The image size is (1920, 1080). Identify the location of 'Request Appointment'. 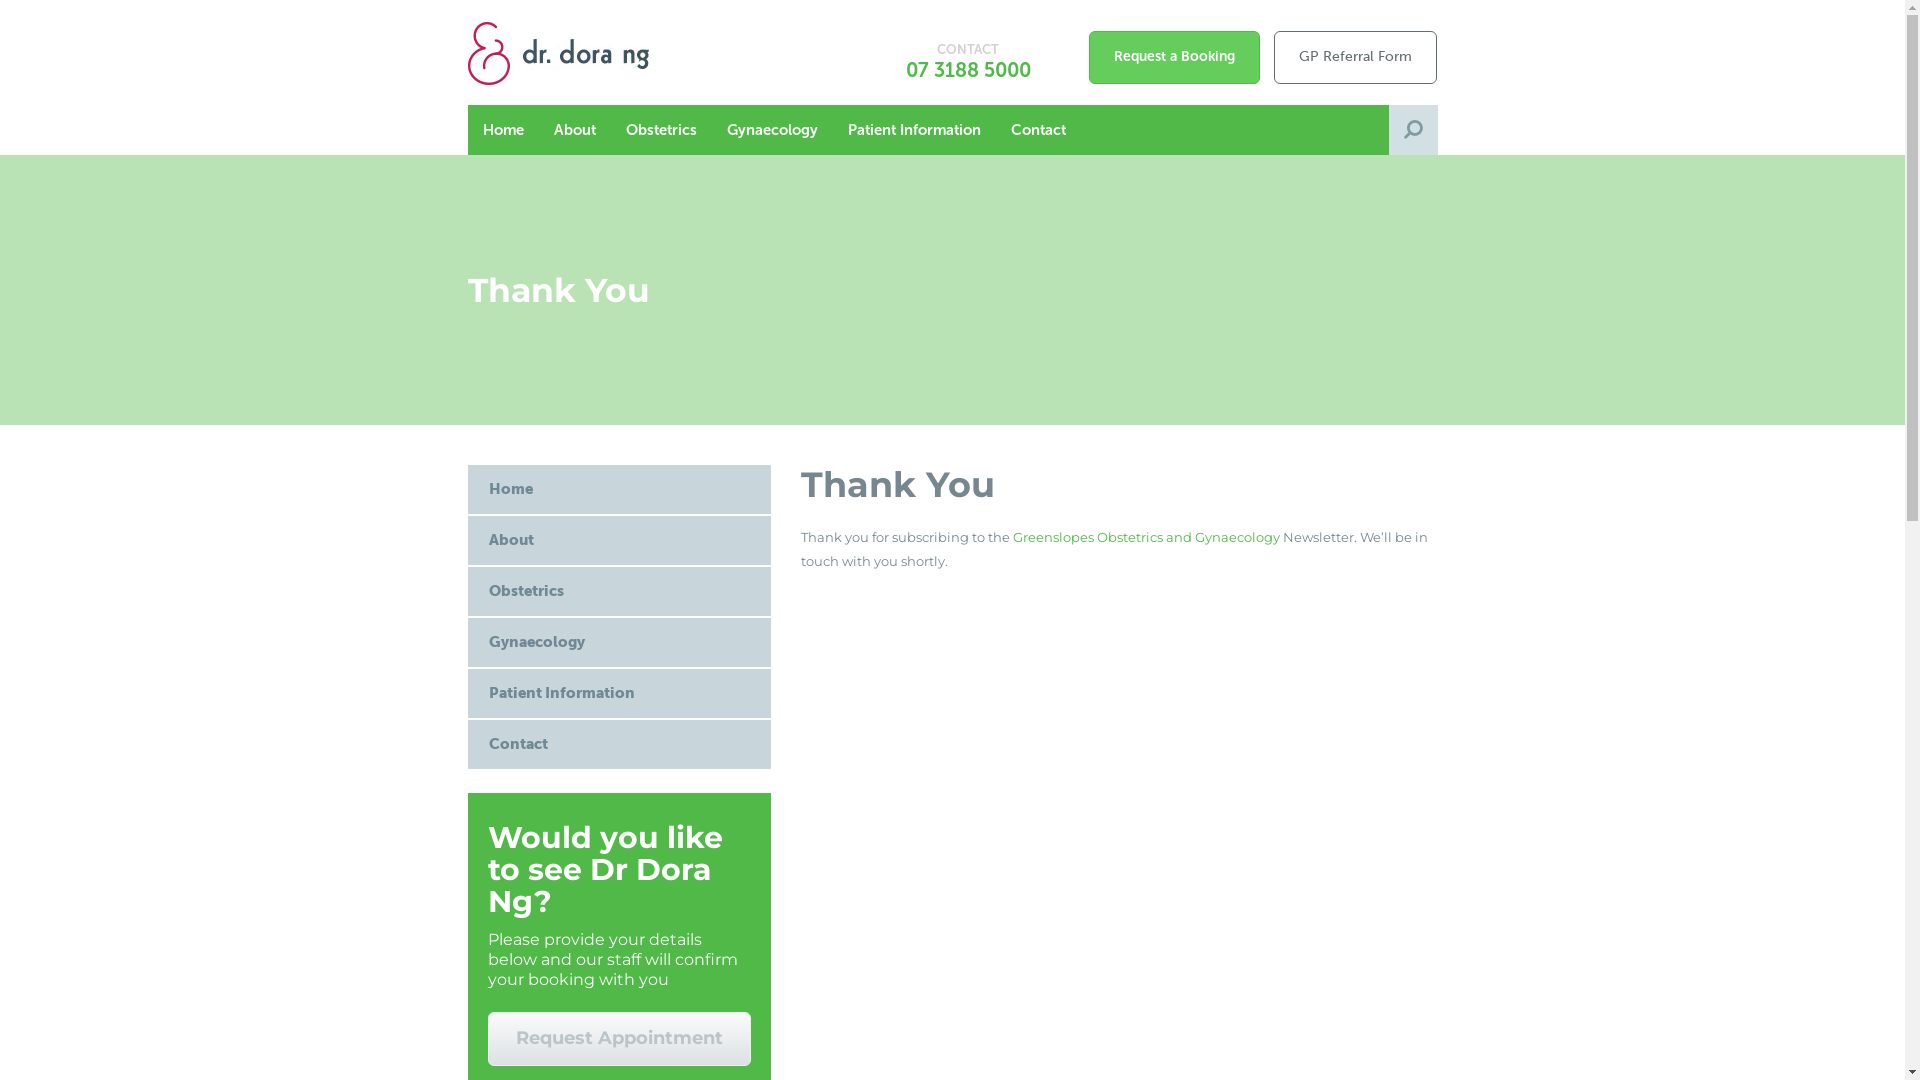
(618, 1037).